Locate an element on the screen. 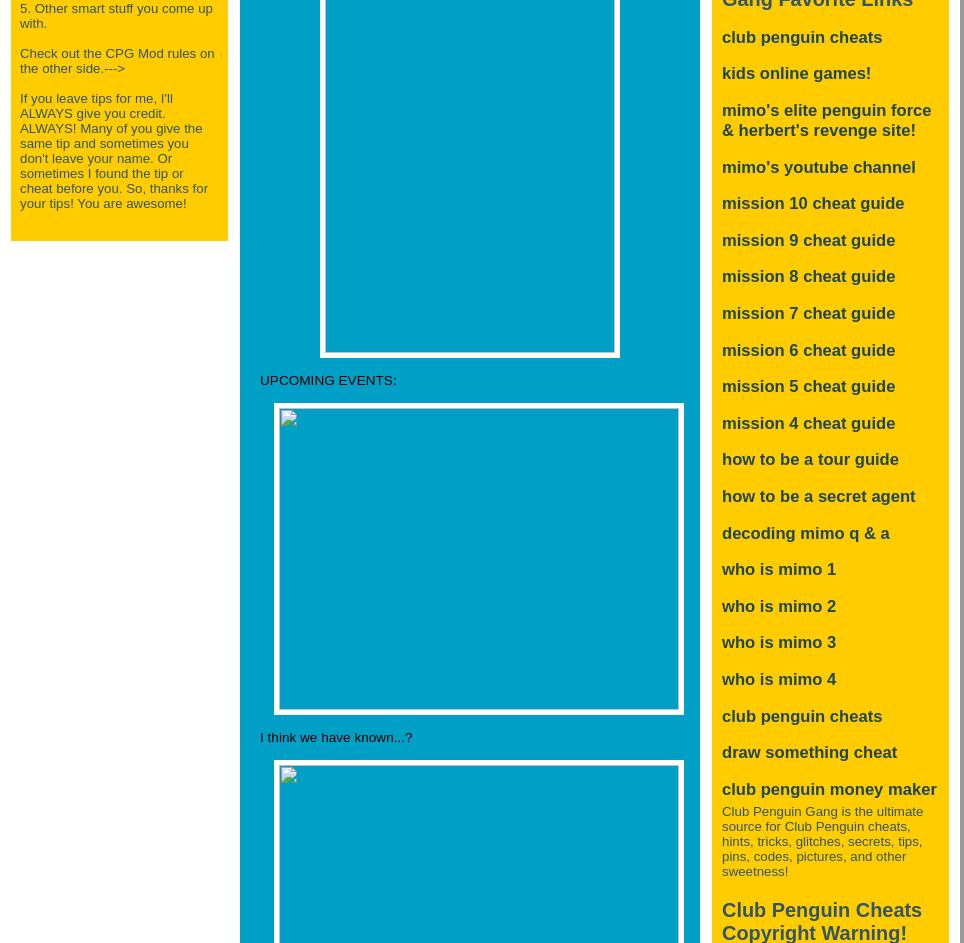 The width and height of the screenshot is (964, 943). 'Decoding Mimo' is located at coordinates (782, 532).